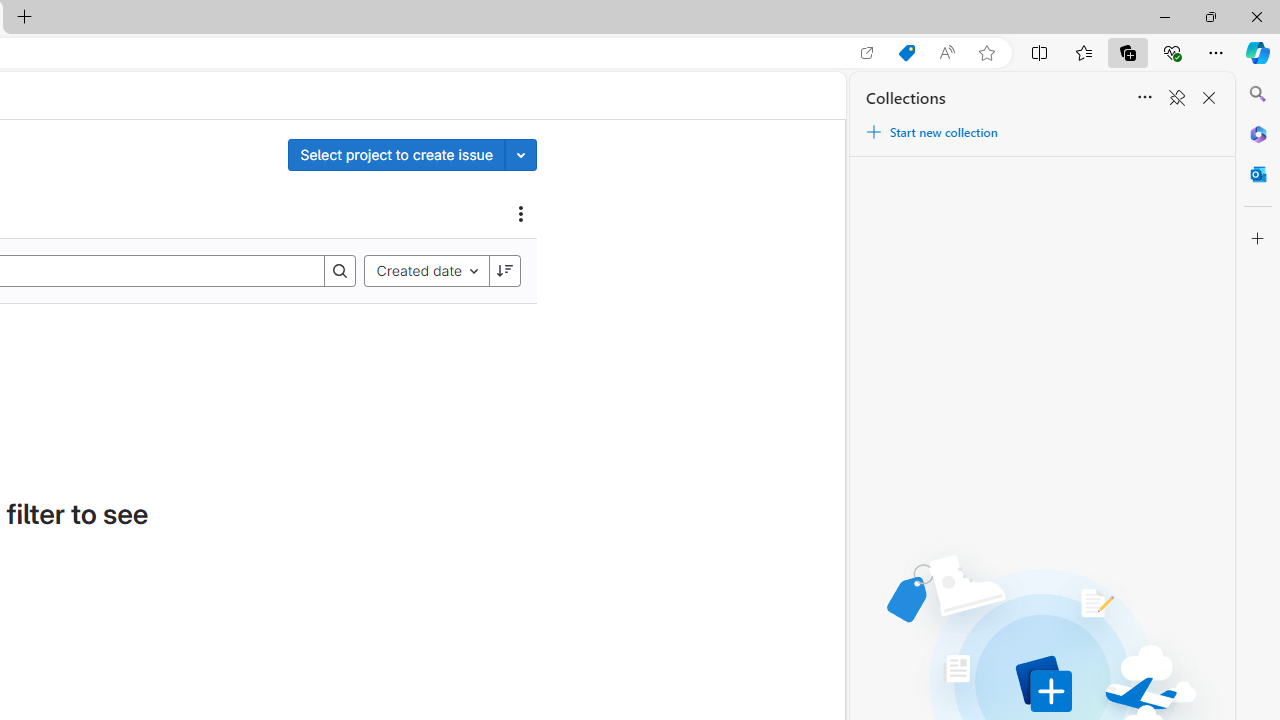 The width and height of the screenshot is (1280, 720). What do you see at coordinates (905, 52) in the screenshot?
I see `'Shopping in Microsoft Edge'` at bounding box center [905, 52].